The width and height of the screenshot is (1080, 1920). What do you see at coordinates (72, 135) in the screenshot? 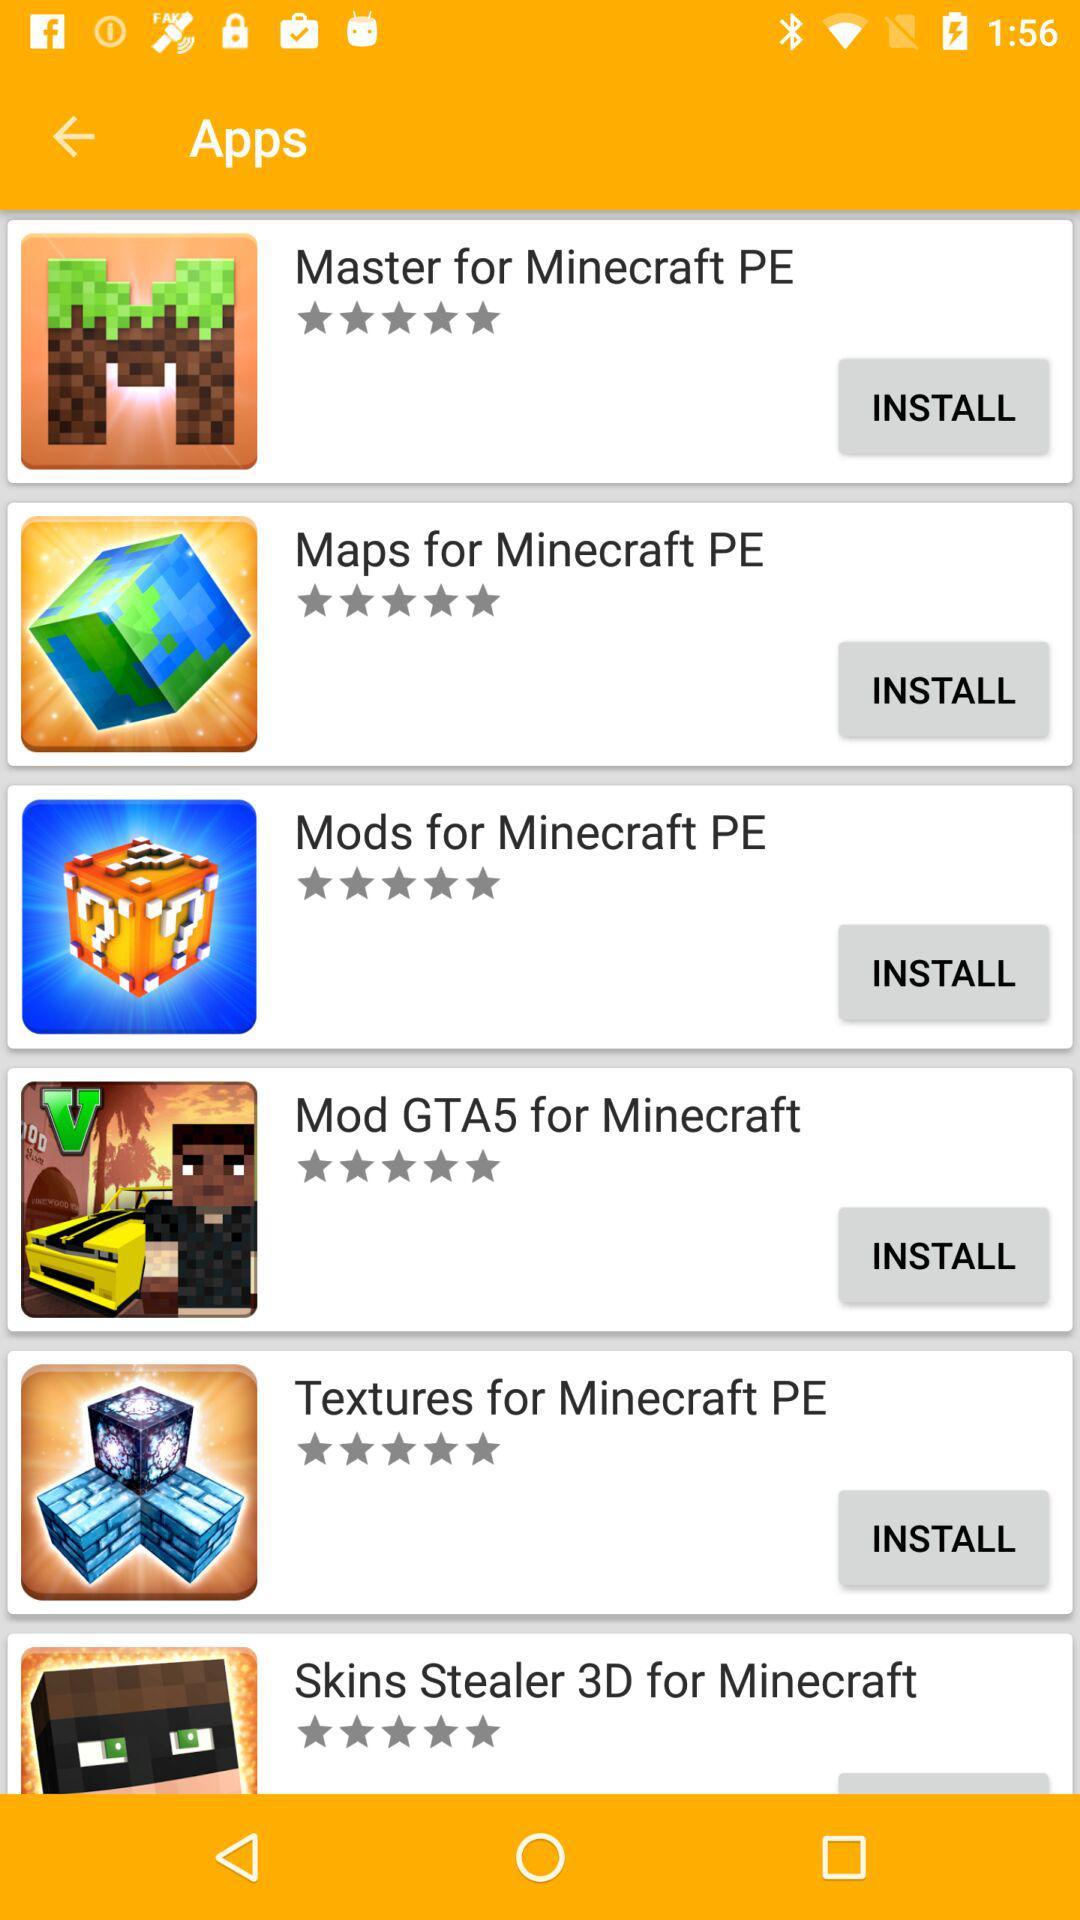
I see `icon next to apps app` at bounding box center [72, 135].